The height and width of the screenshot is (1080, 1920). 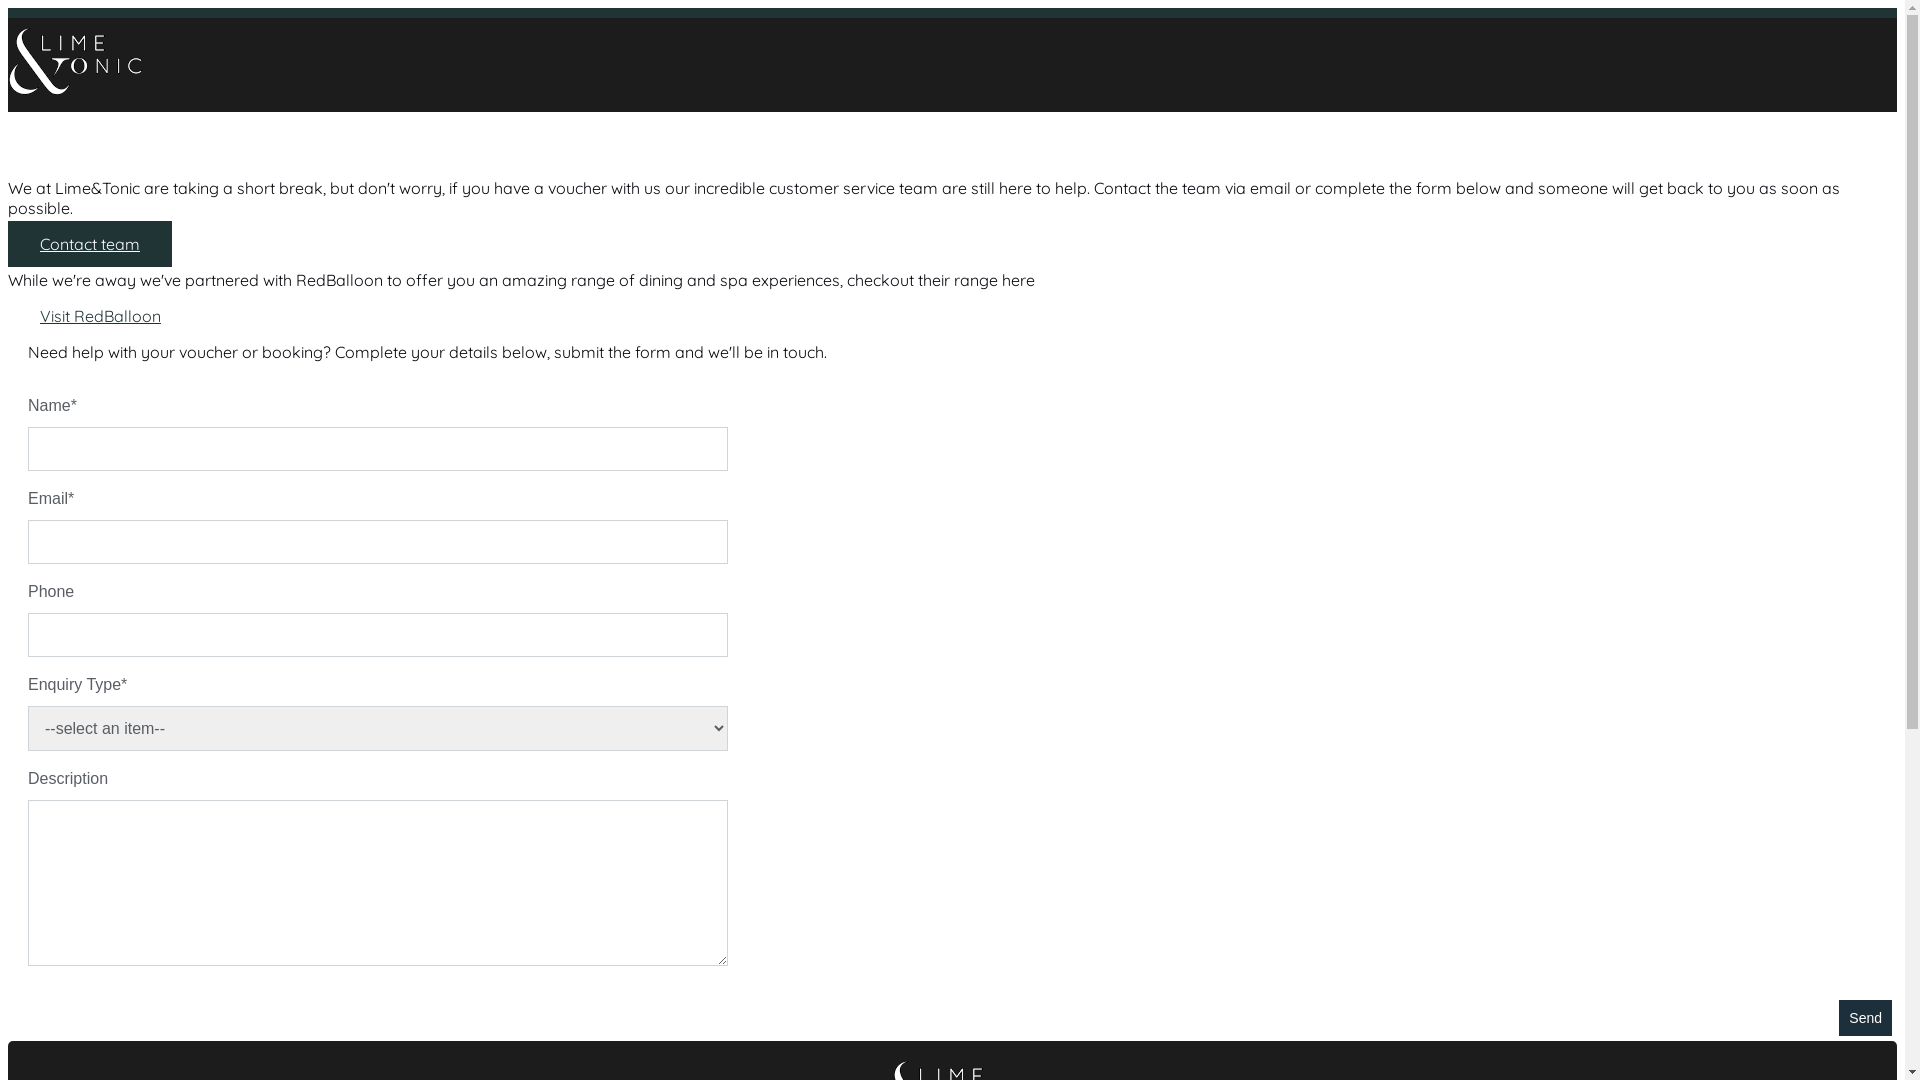 What do you see at coordinates (89, 242) in the screenshot?
I see `'Contact team'` at bounding box center [89, 242].